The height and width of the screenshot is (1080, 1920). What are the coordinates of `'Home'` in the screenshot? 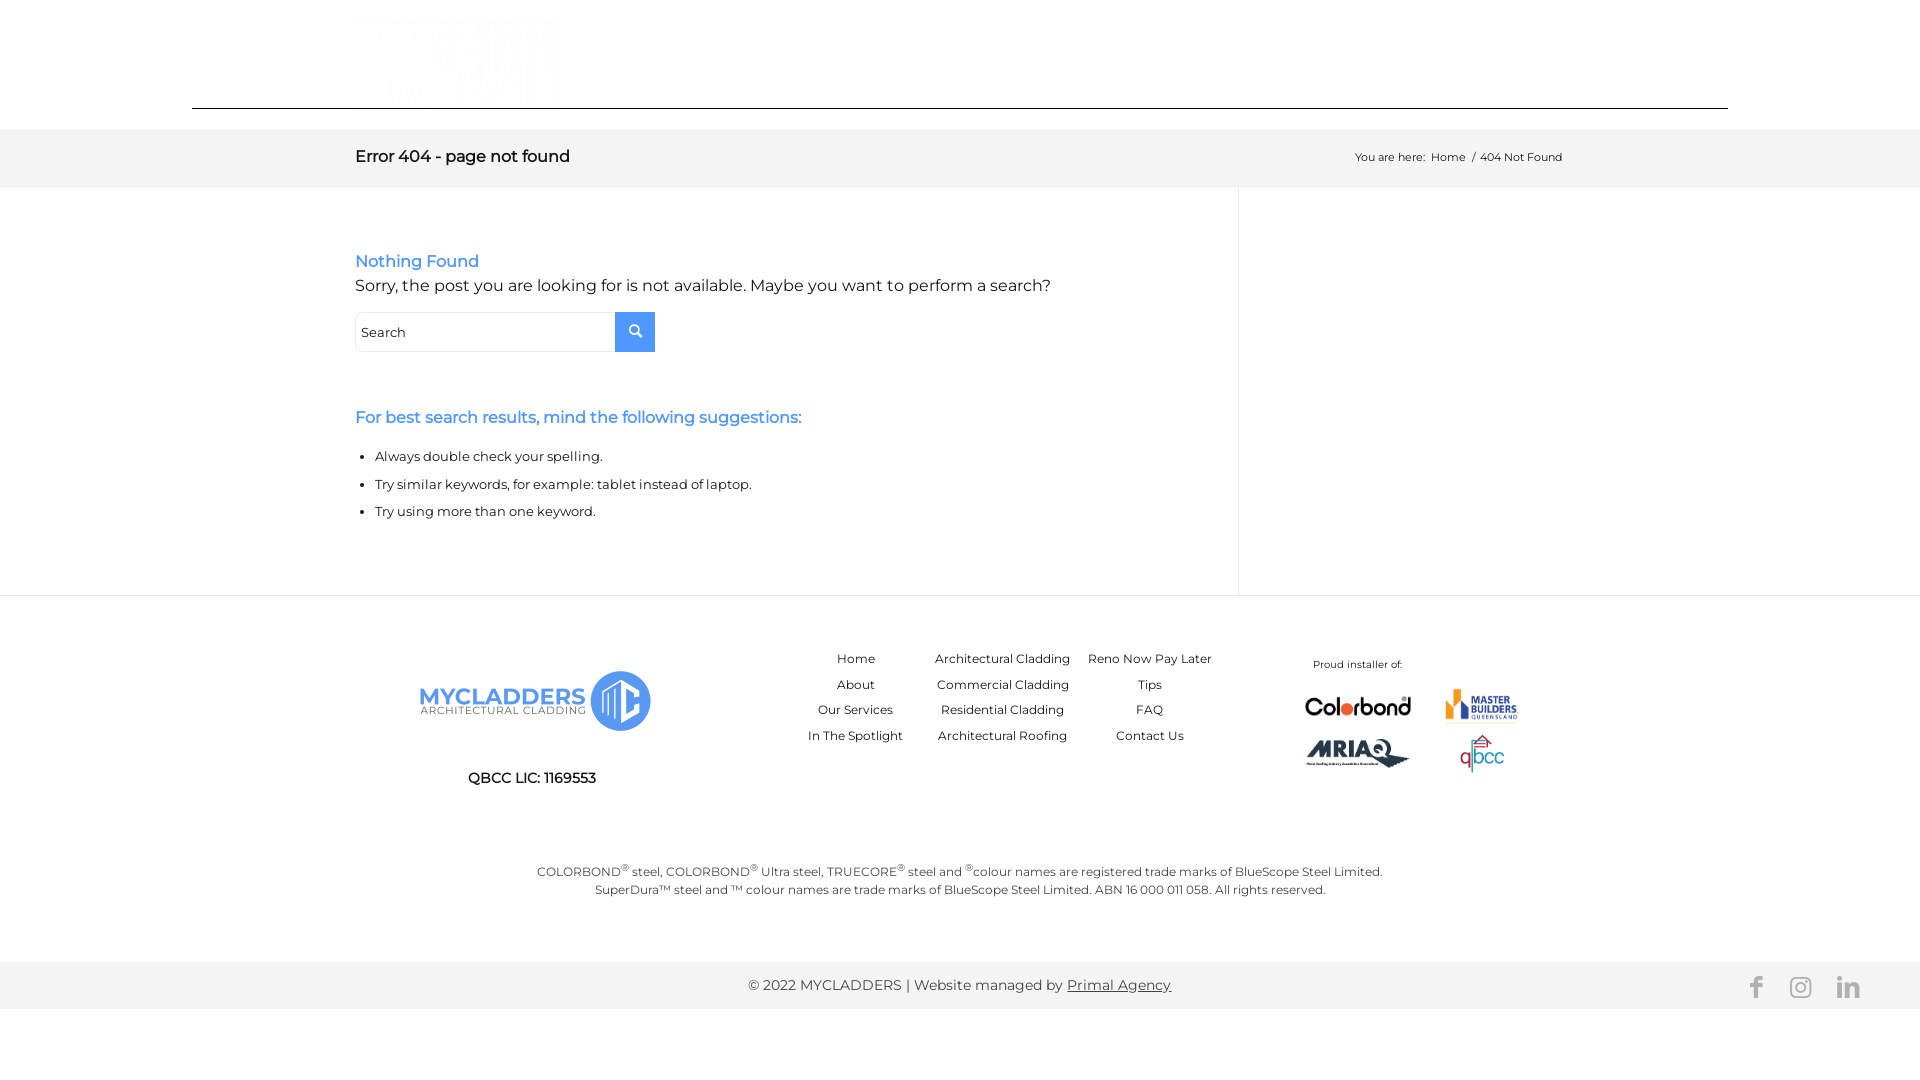 It's located at (1448, 156).